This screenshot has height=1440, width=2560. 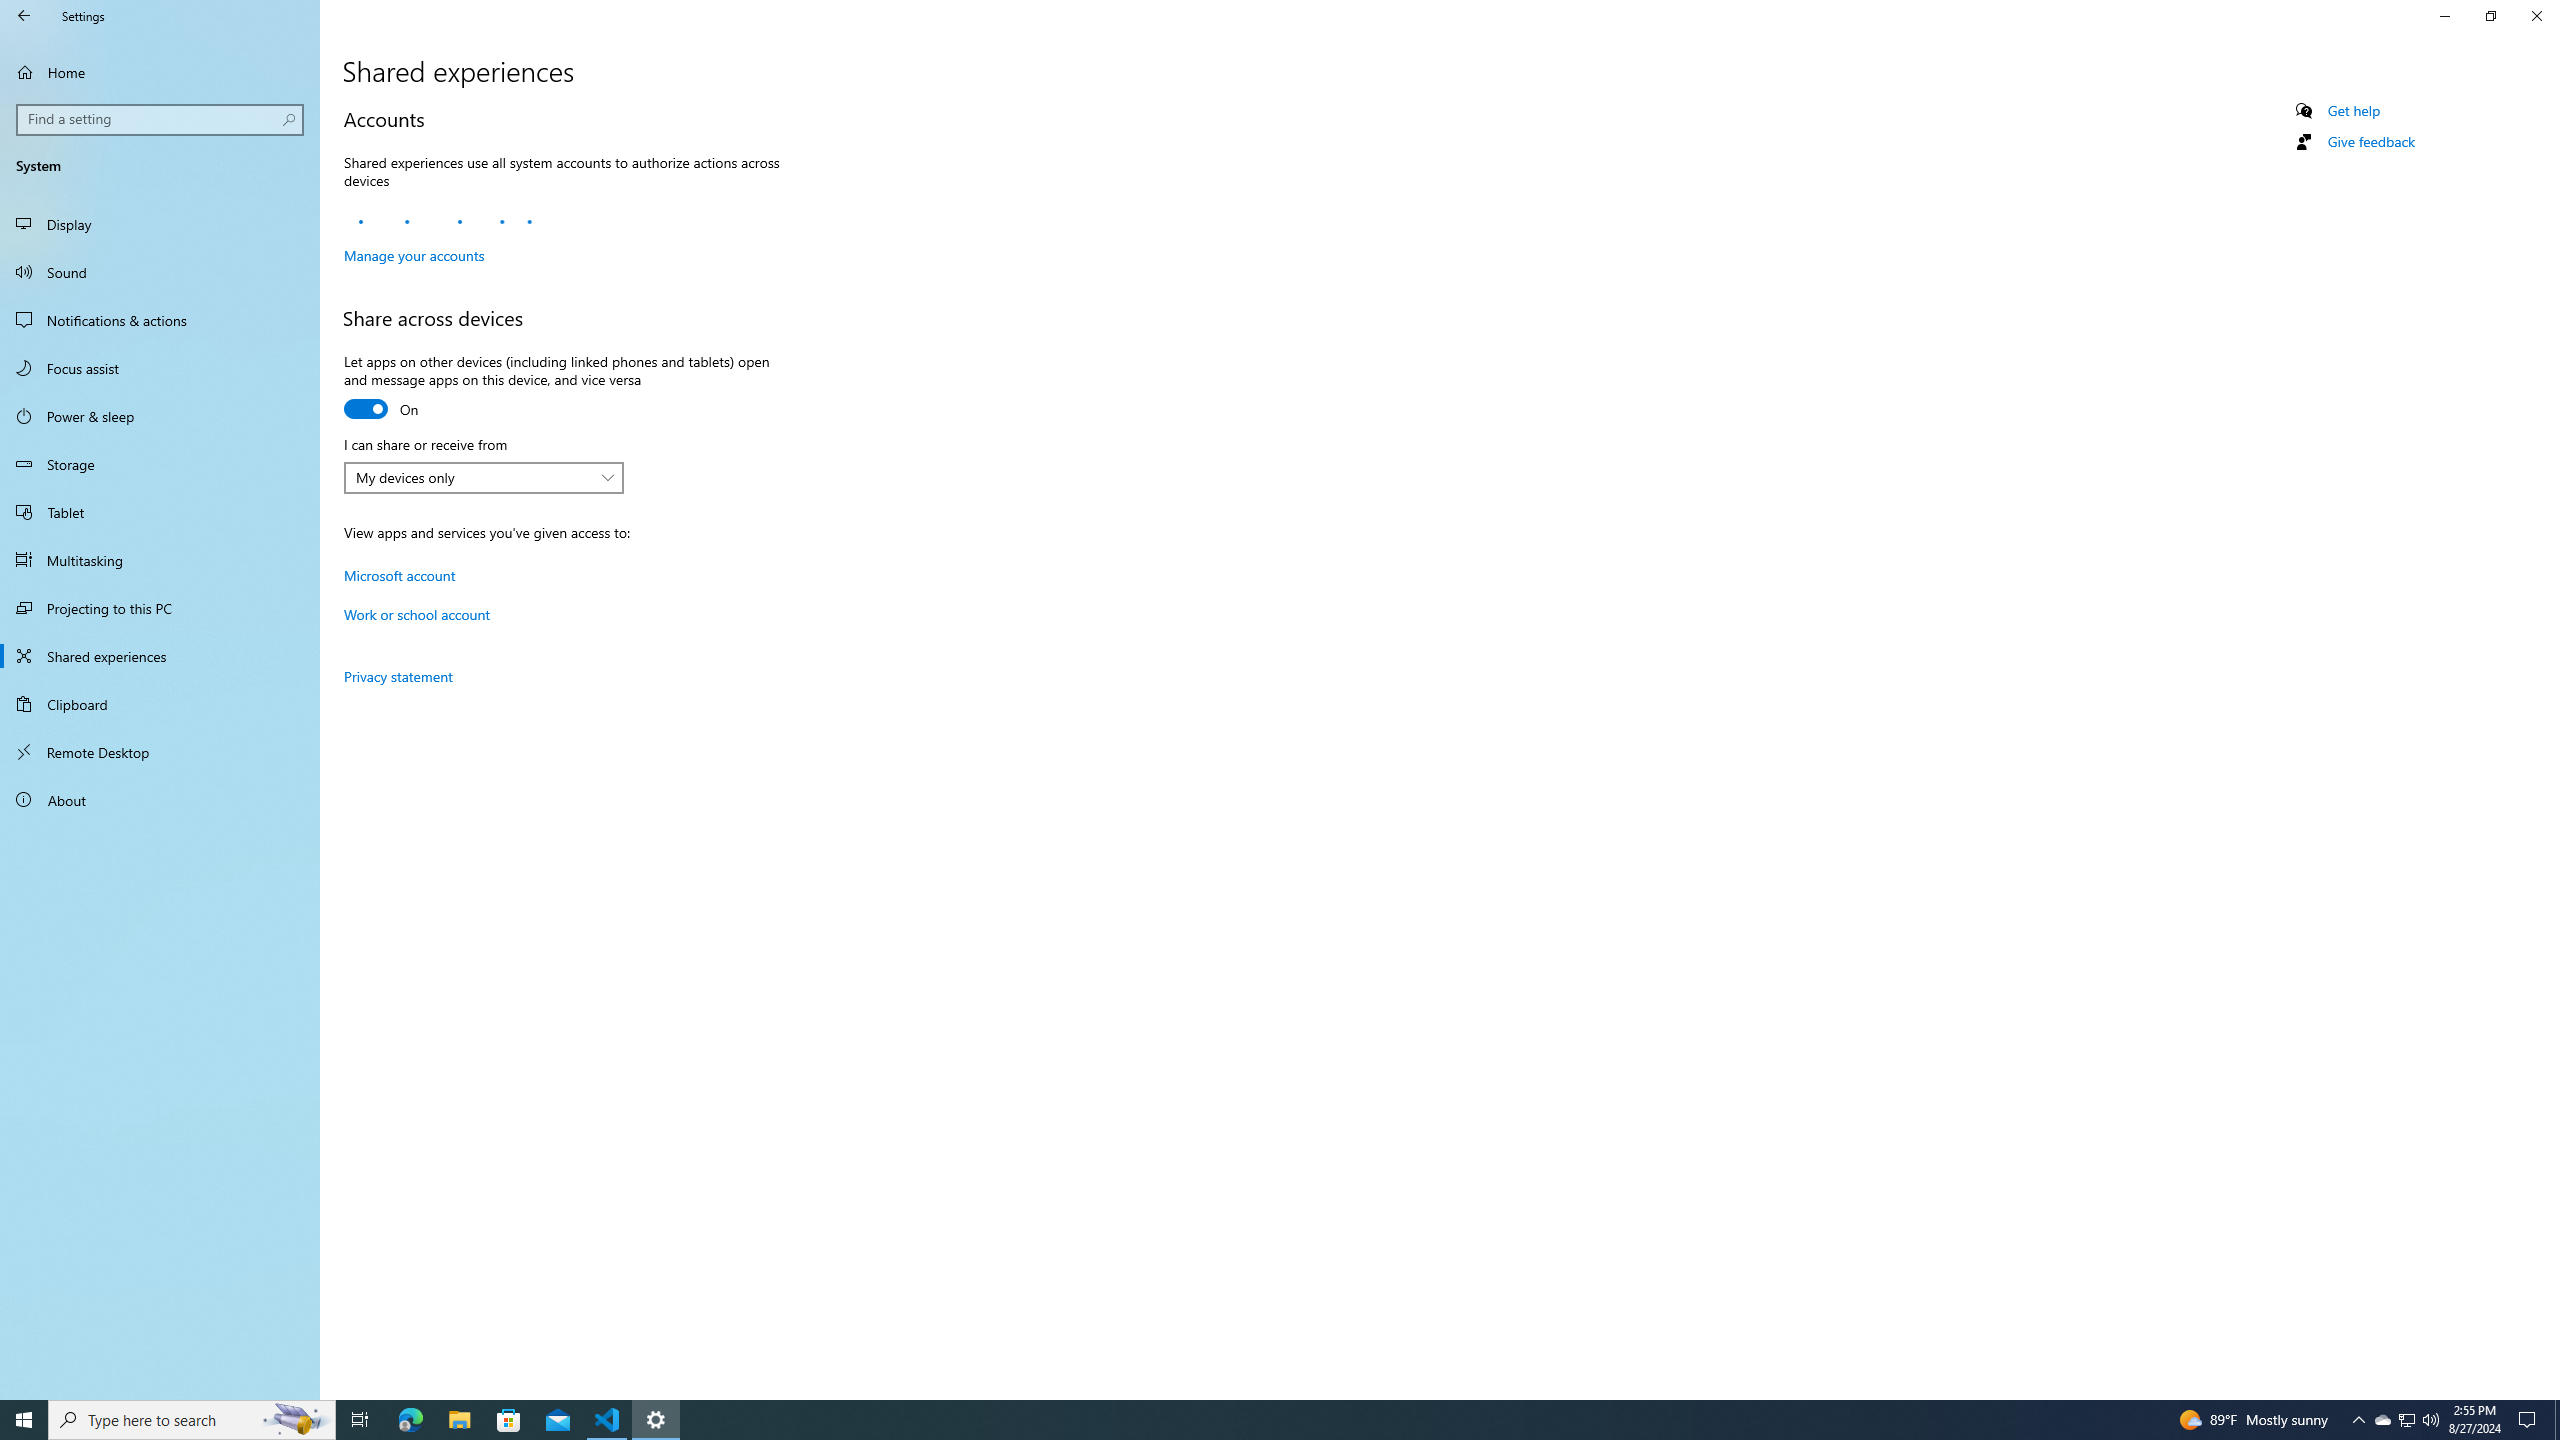 What do you see at coordinates (2359, 1418) in the screenshot?
I see `'Notification Chevron'` at bounding box center [2359, 1418].